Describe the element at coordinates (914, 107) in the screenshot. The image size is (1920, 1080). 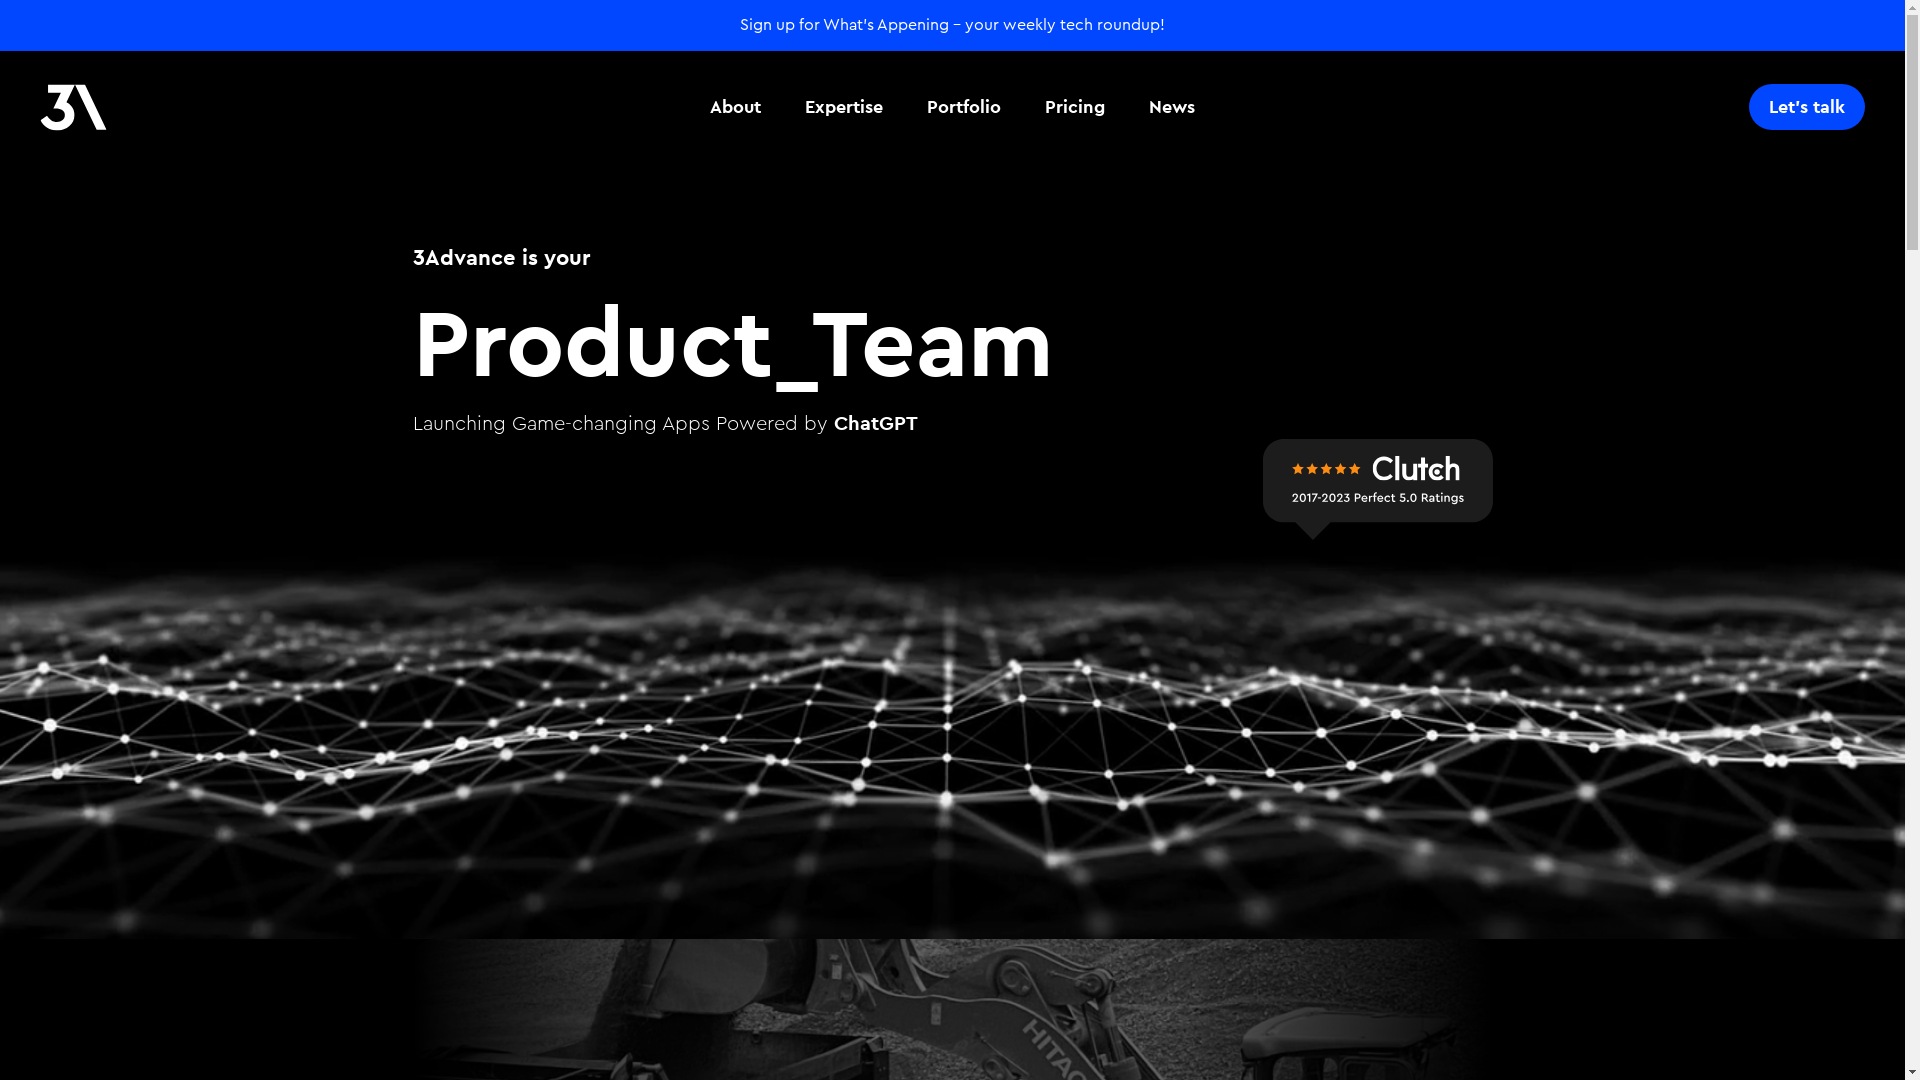
I see `'Portfolio'` at that location.